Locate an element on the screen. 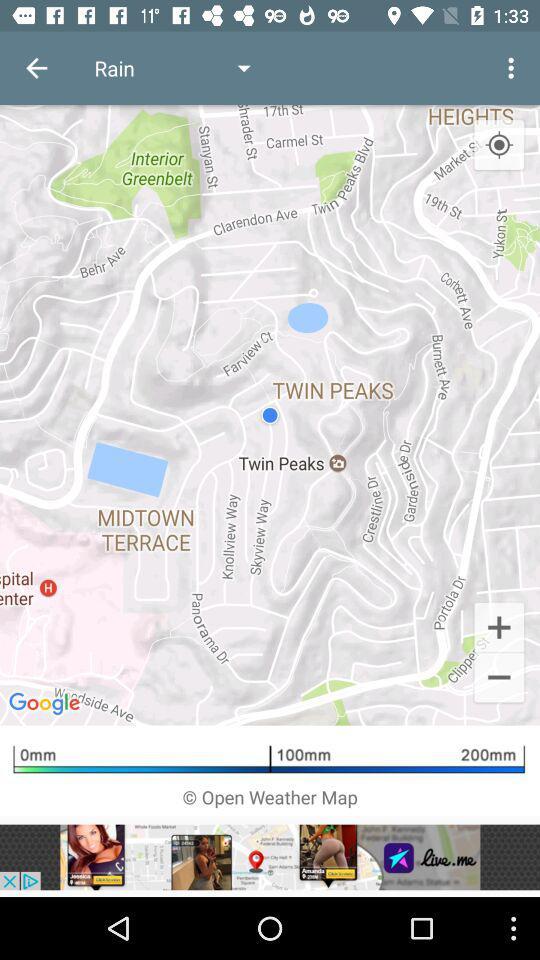 Image resolution: width=540 pixels, height=960 pixels. the minus icon is located at coordinates (498, 679).